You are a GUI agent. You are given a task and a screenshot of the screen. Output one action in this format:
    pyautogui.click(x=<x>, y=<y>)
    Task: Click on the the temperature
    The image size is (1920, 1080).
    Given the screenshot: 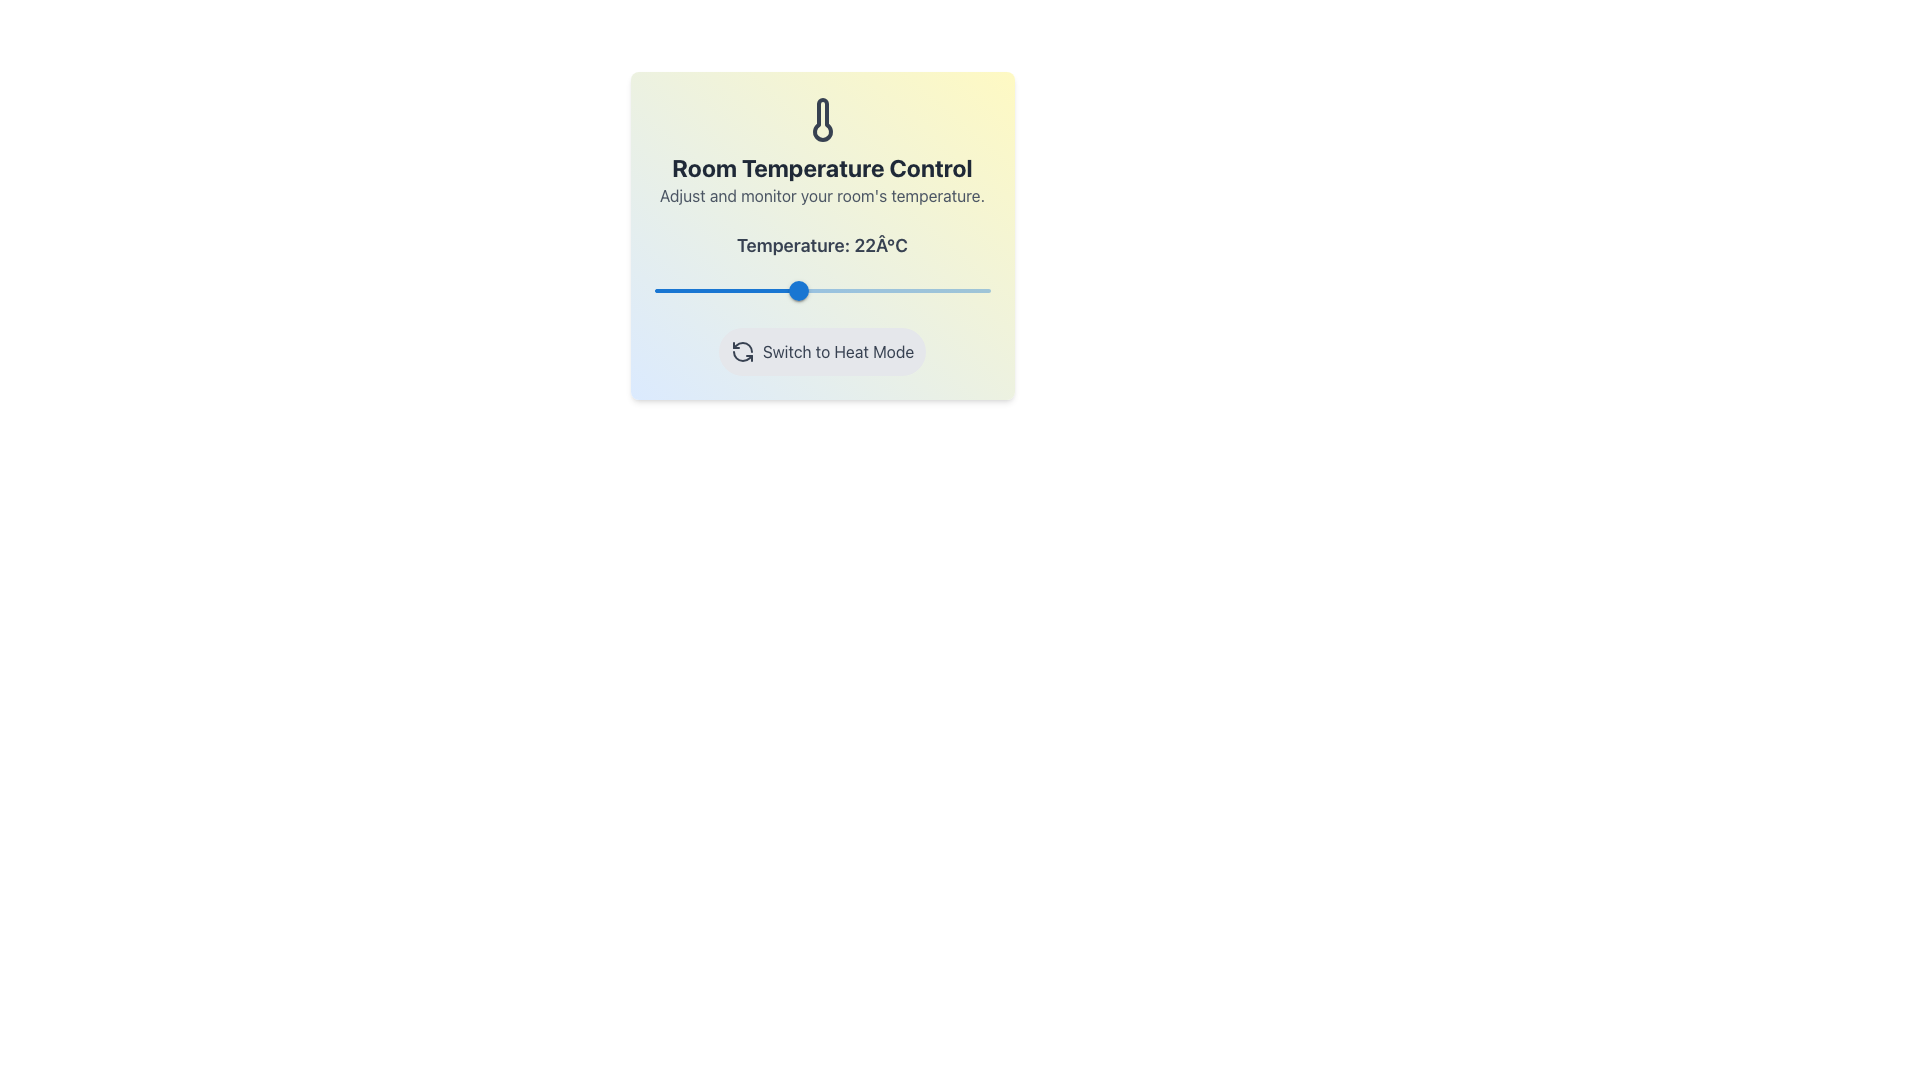 What is the action you would take?
    pyautogui.click(x=790, y=290)
    